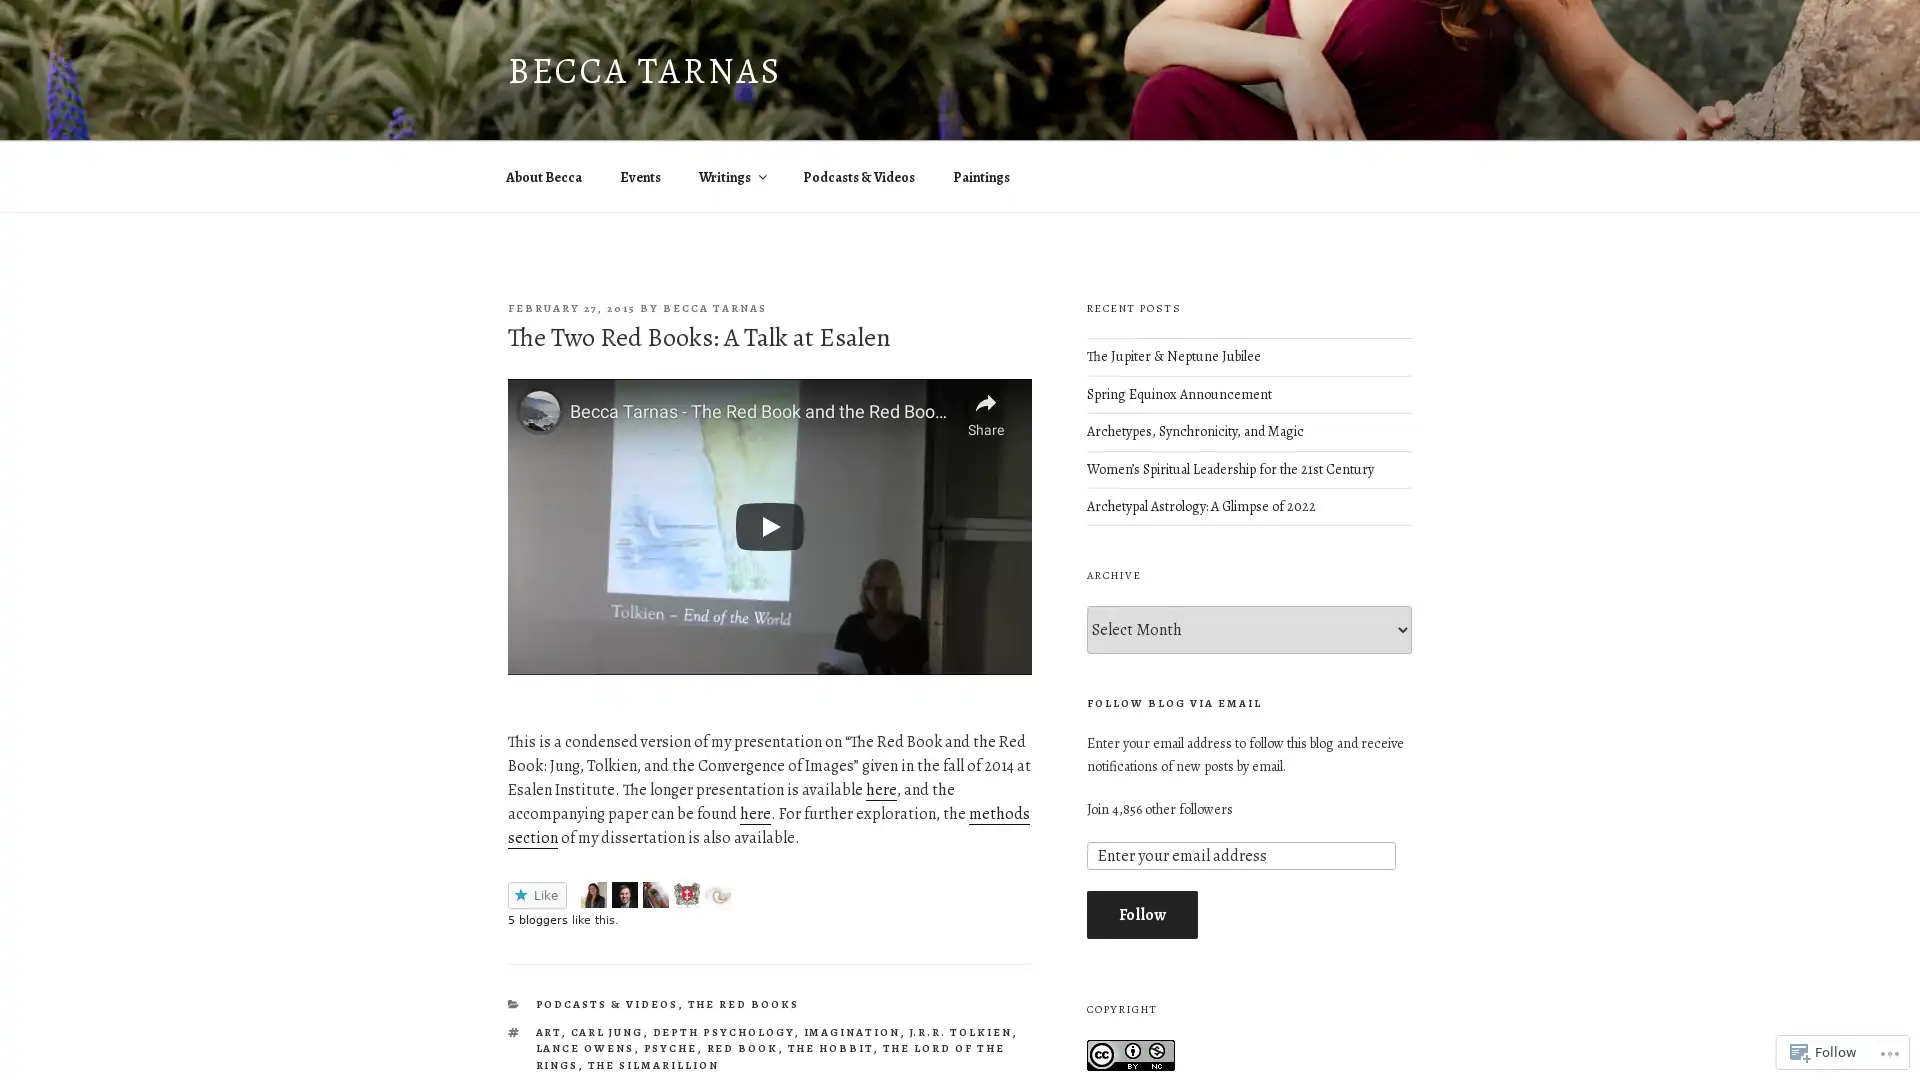 The width and height of the screenshot is (1920, 1080). What do you see at coordinates (1141, 914) in the screenshot?
I see `Follow` at bounding box center [1141, 914].